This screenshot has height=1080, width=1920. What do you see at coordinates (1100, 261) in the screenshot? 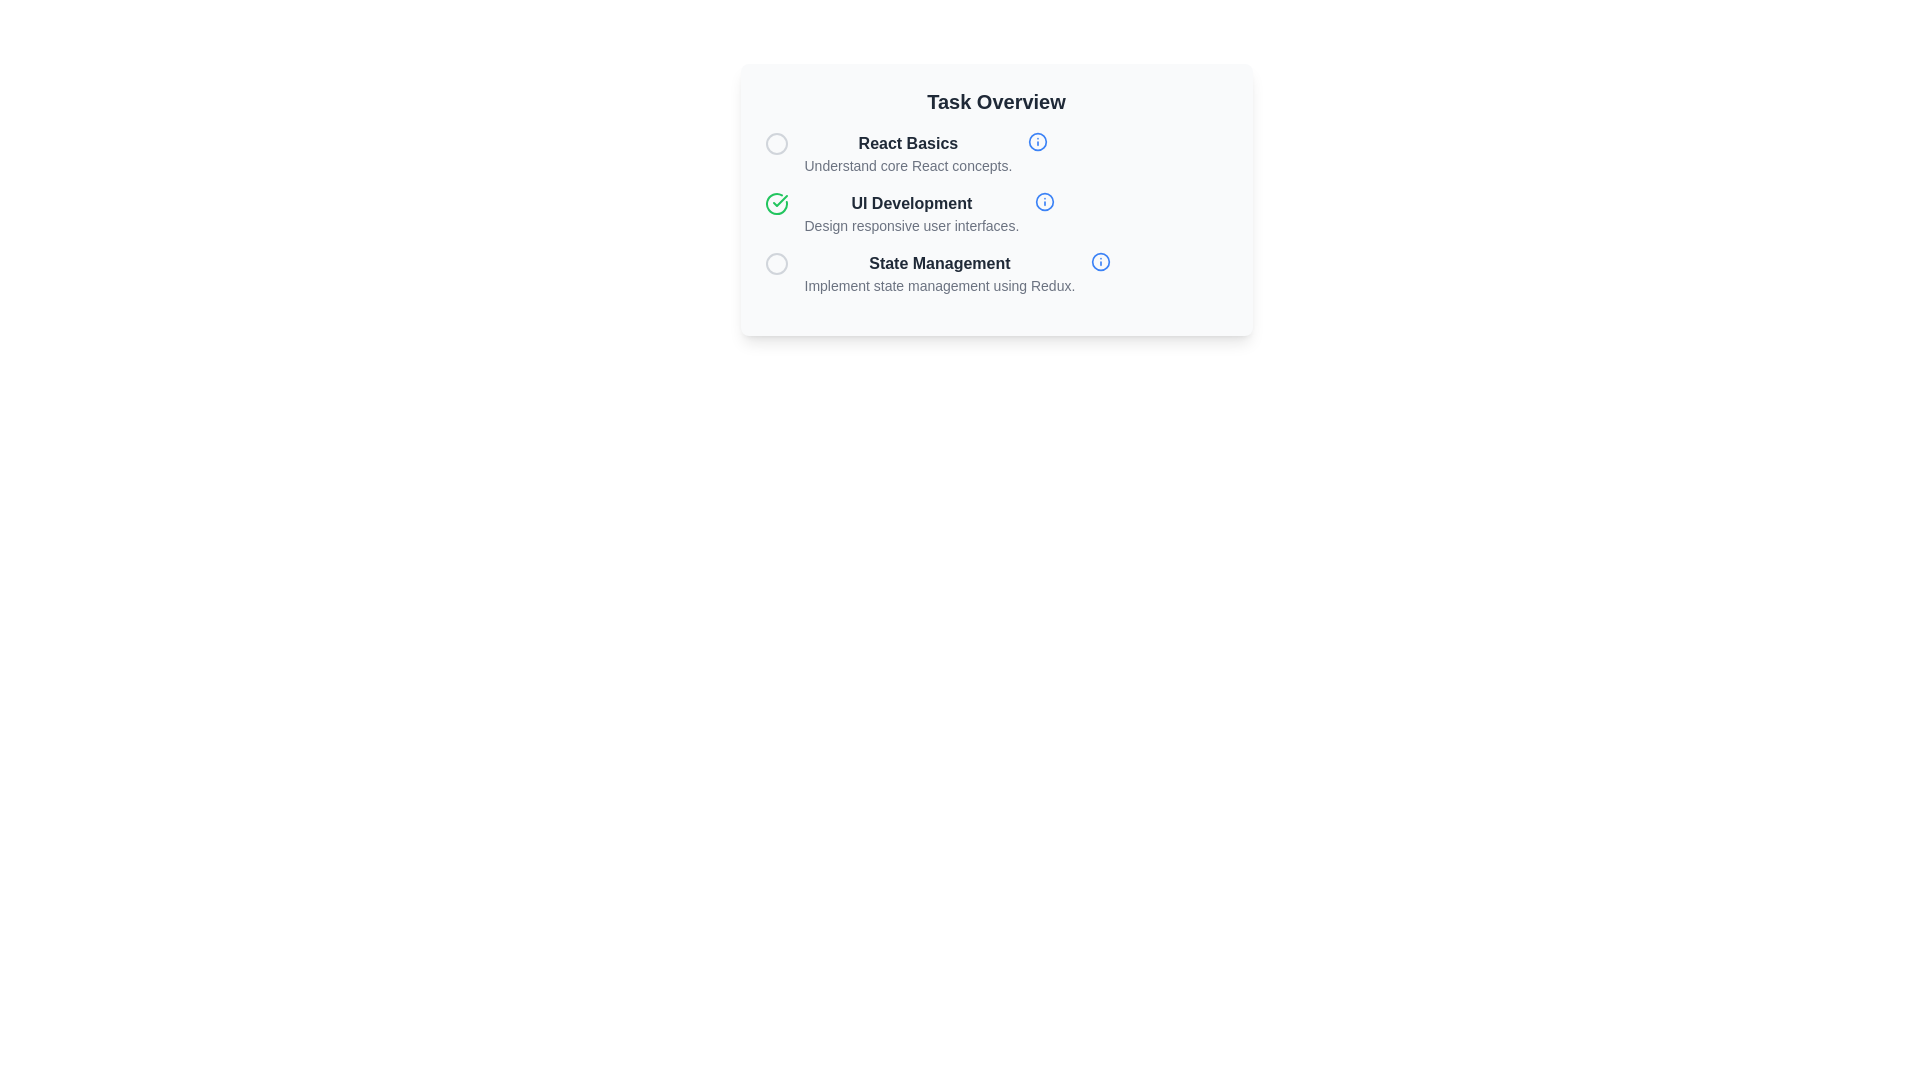
I see `the small circular icon with a blue outline and a white background featuring an 'i' symbol, located next to the text 'State Management' in the 'Task Overview' section` at bounding box center [1100, 261].